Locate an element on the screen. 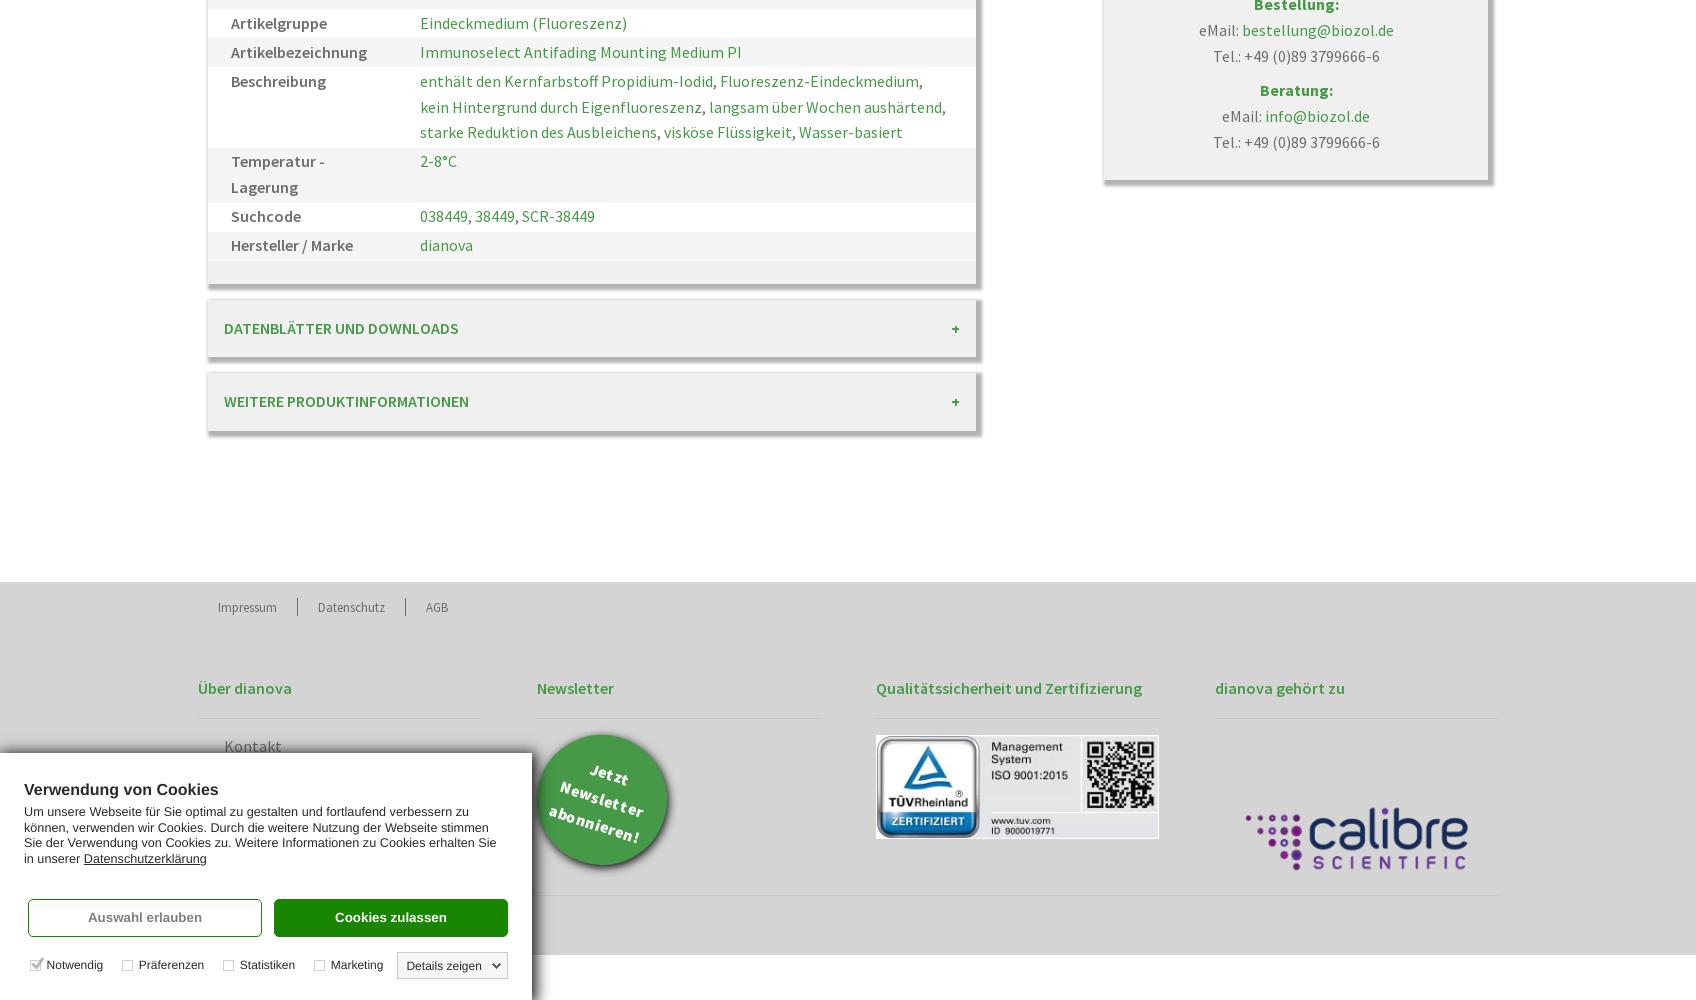 The image size is (1696, 1000). 'Unternehmen' is located at coordinates (270, 822).